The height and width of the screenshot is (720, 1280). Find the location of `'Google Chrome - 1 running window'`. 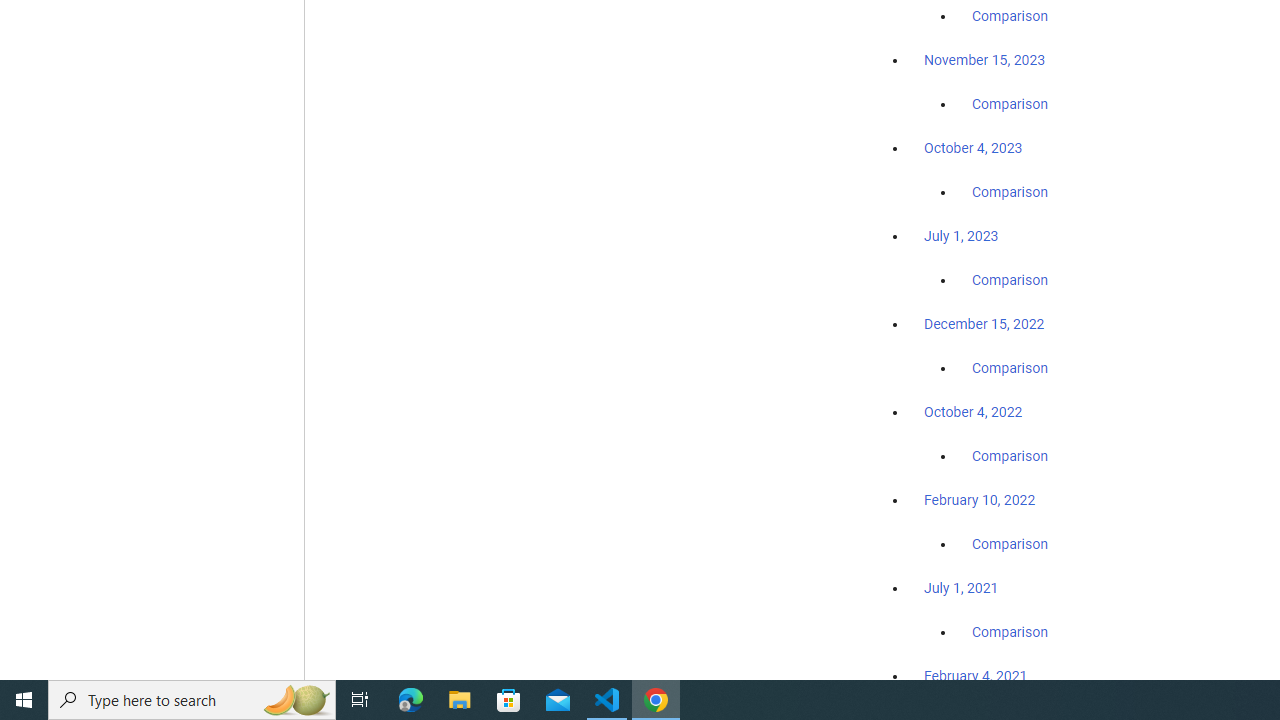

'Google Chrome - 1 running window' is located at coordinates (656, 698).